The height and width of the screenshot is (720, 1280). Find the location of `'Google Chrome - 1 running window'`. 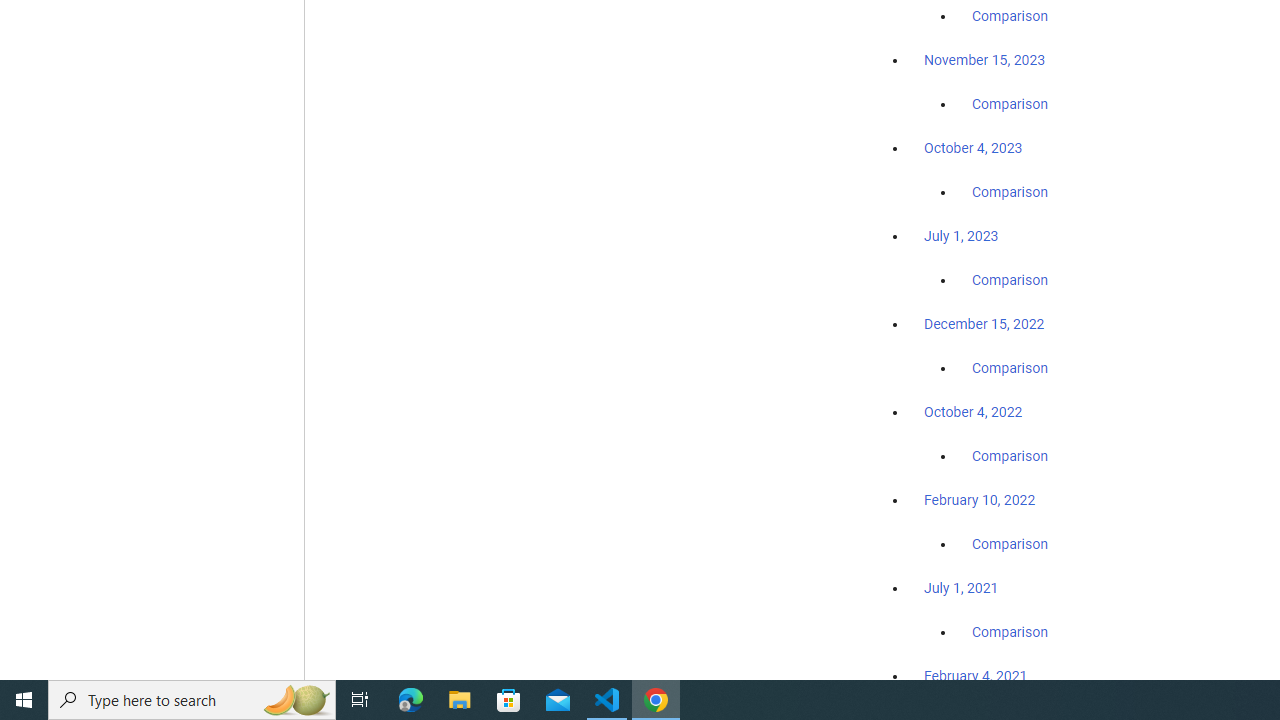

'Google Chrome - 1 running window' is located at coordinates (656, 698).